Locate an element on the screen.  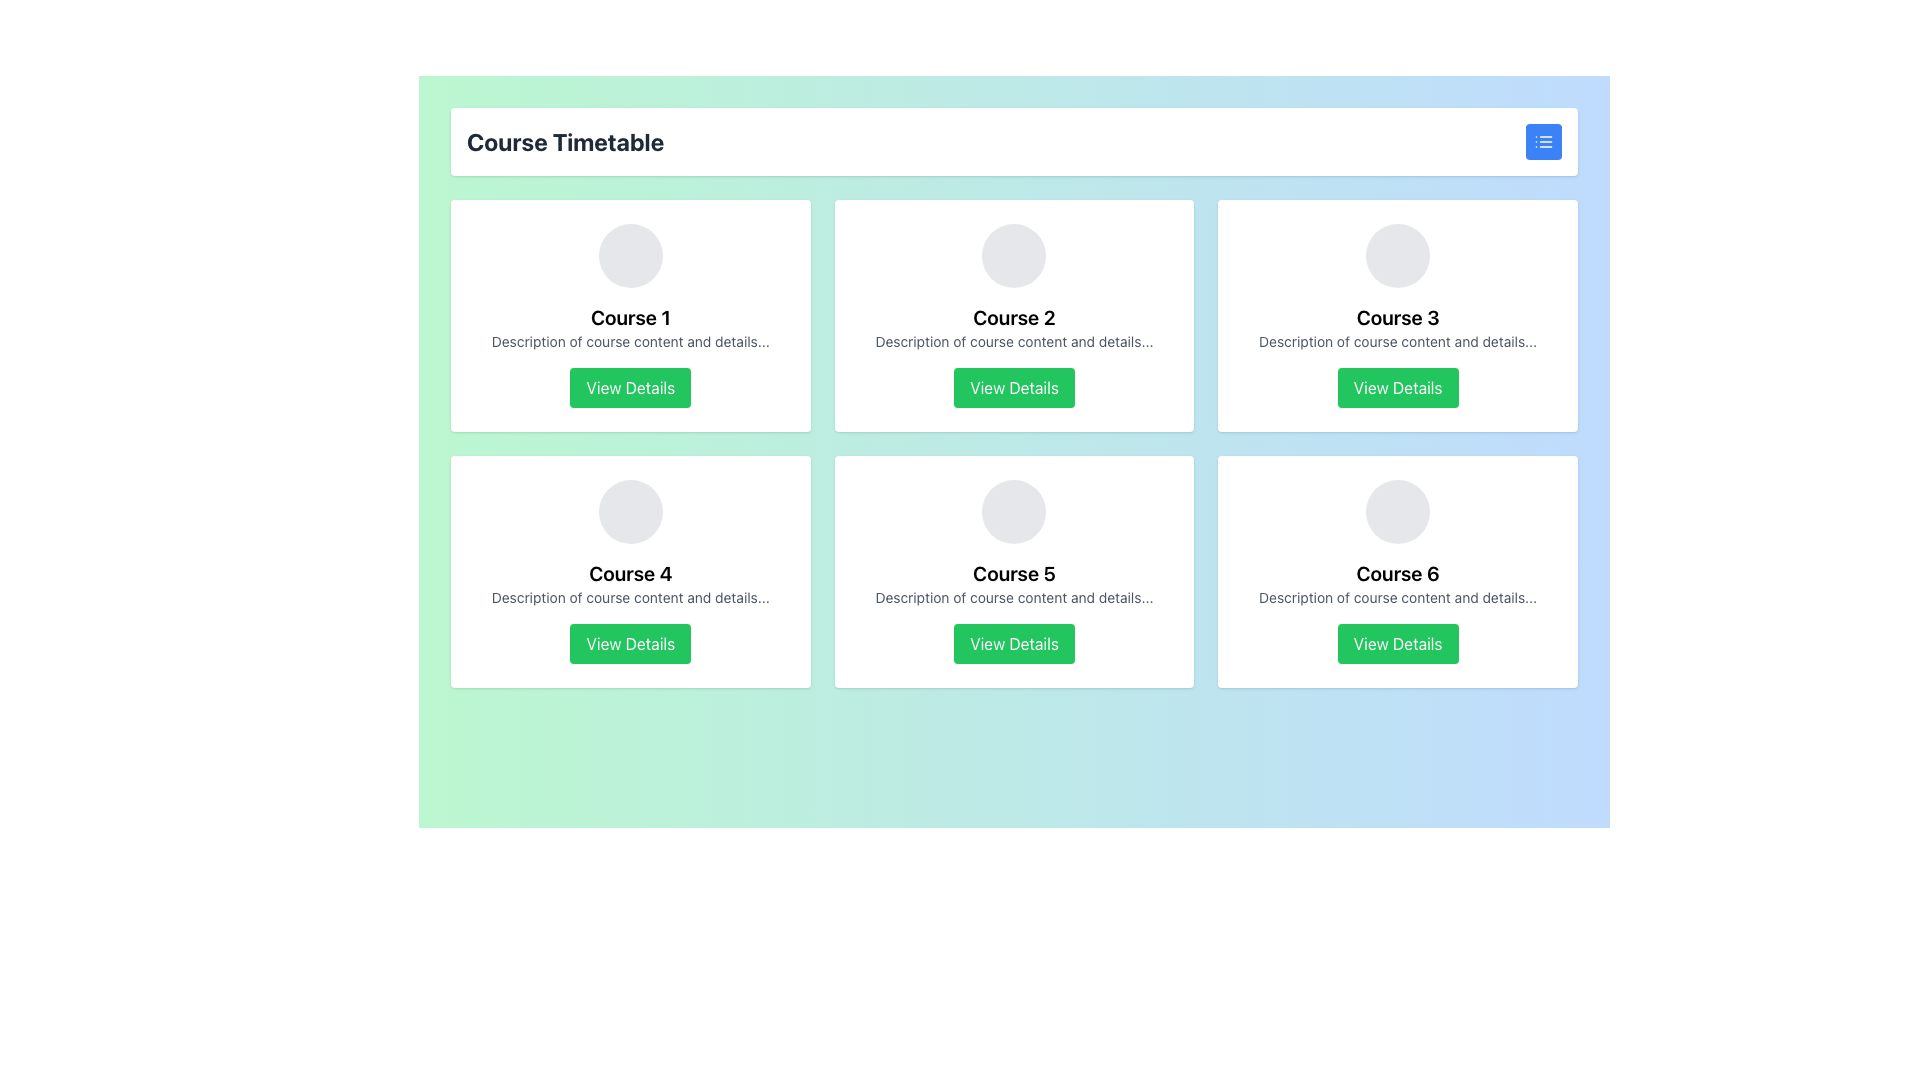
the button that initiates an action is located at coordinates (629, 644).